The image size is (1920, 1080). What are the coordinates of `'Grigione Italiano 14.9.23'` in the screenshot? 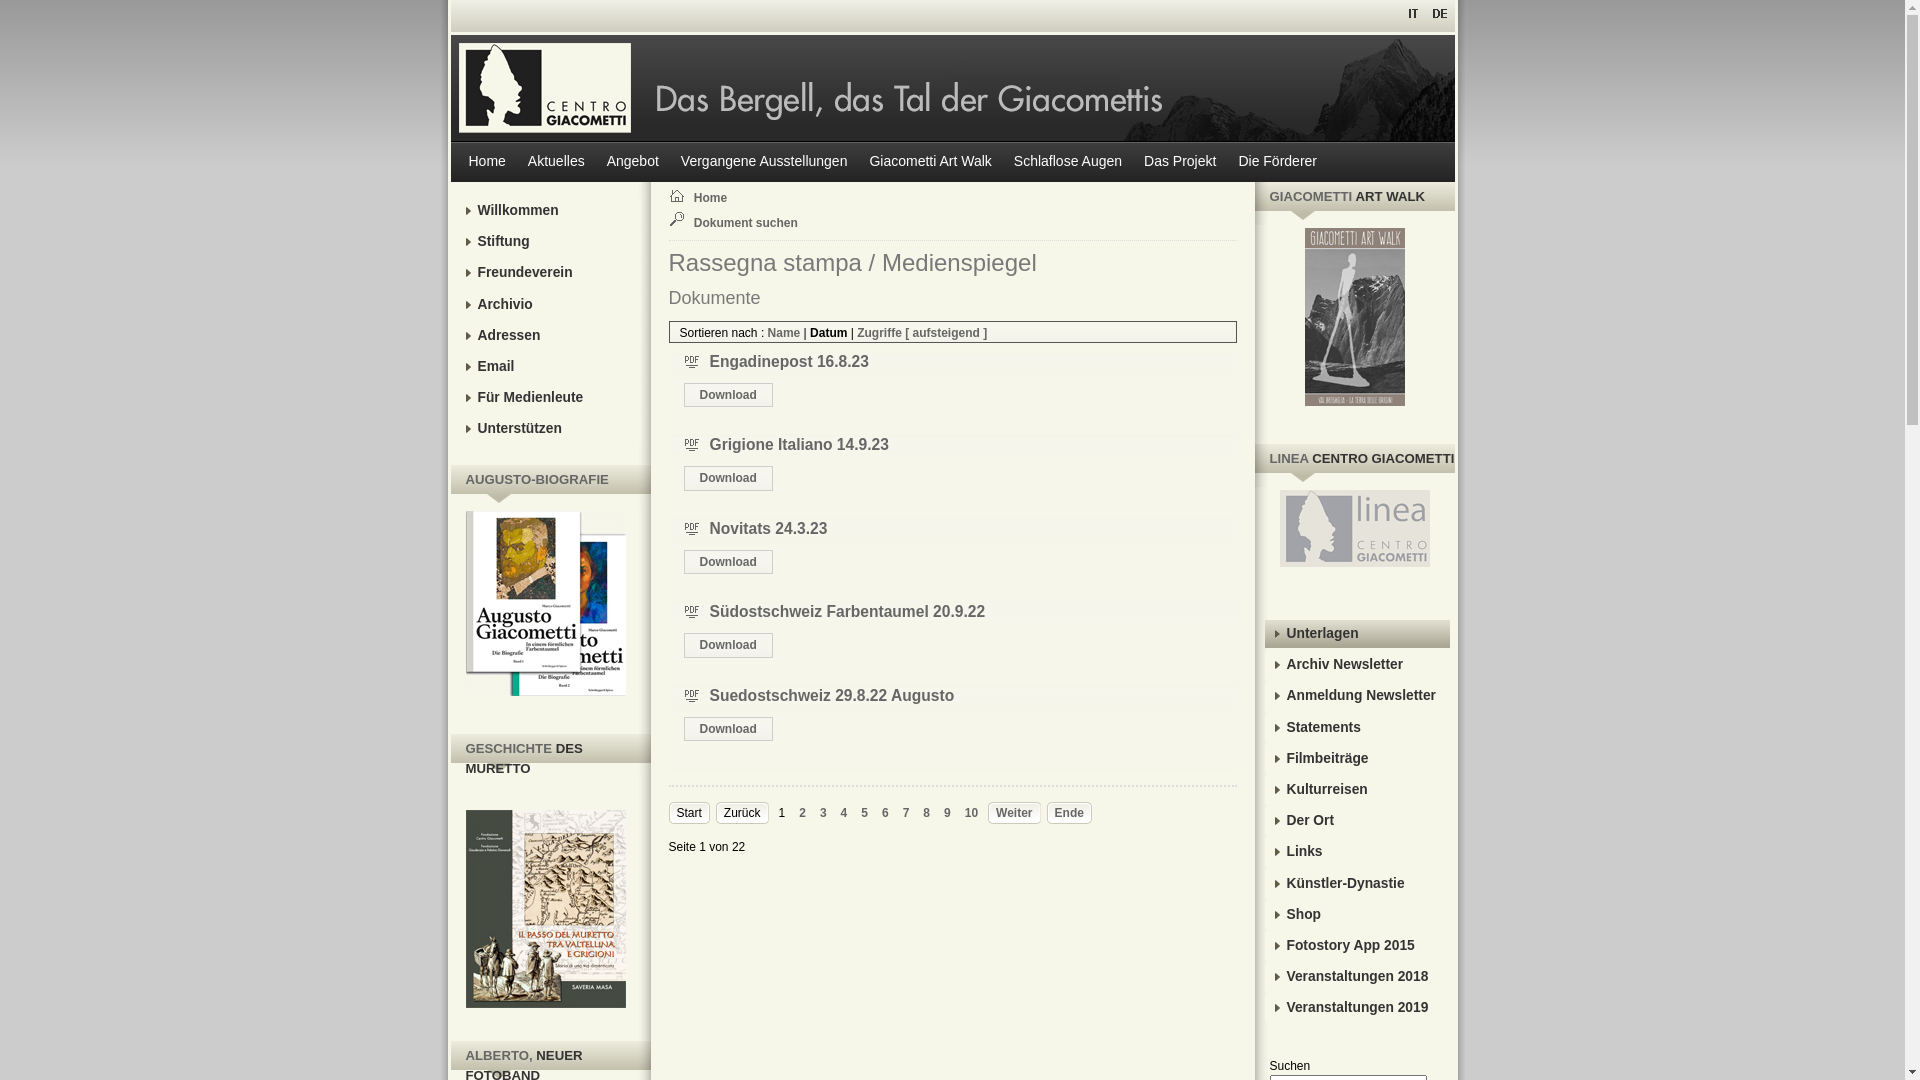 It's located at (710, 443).